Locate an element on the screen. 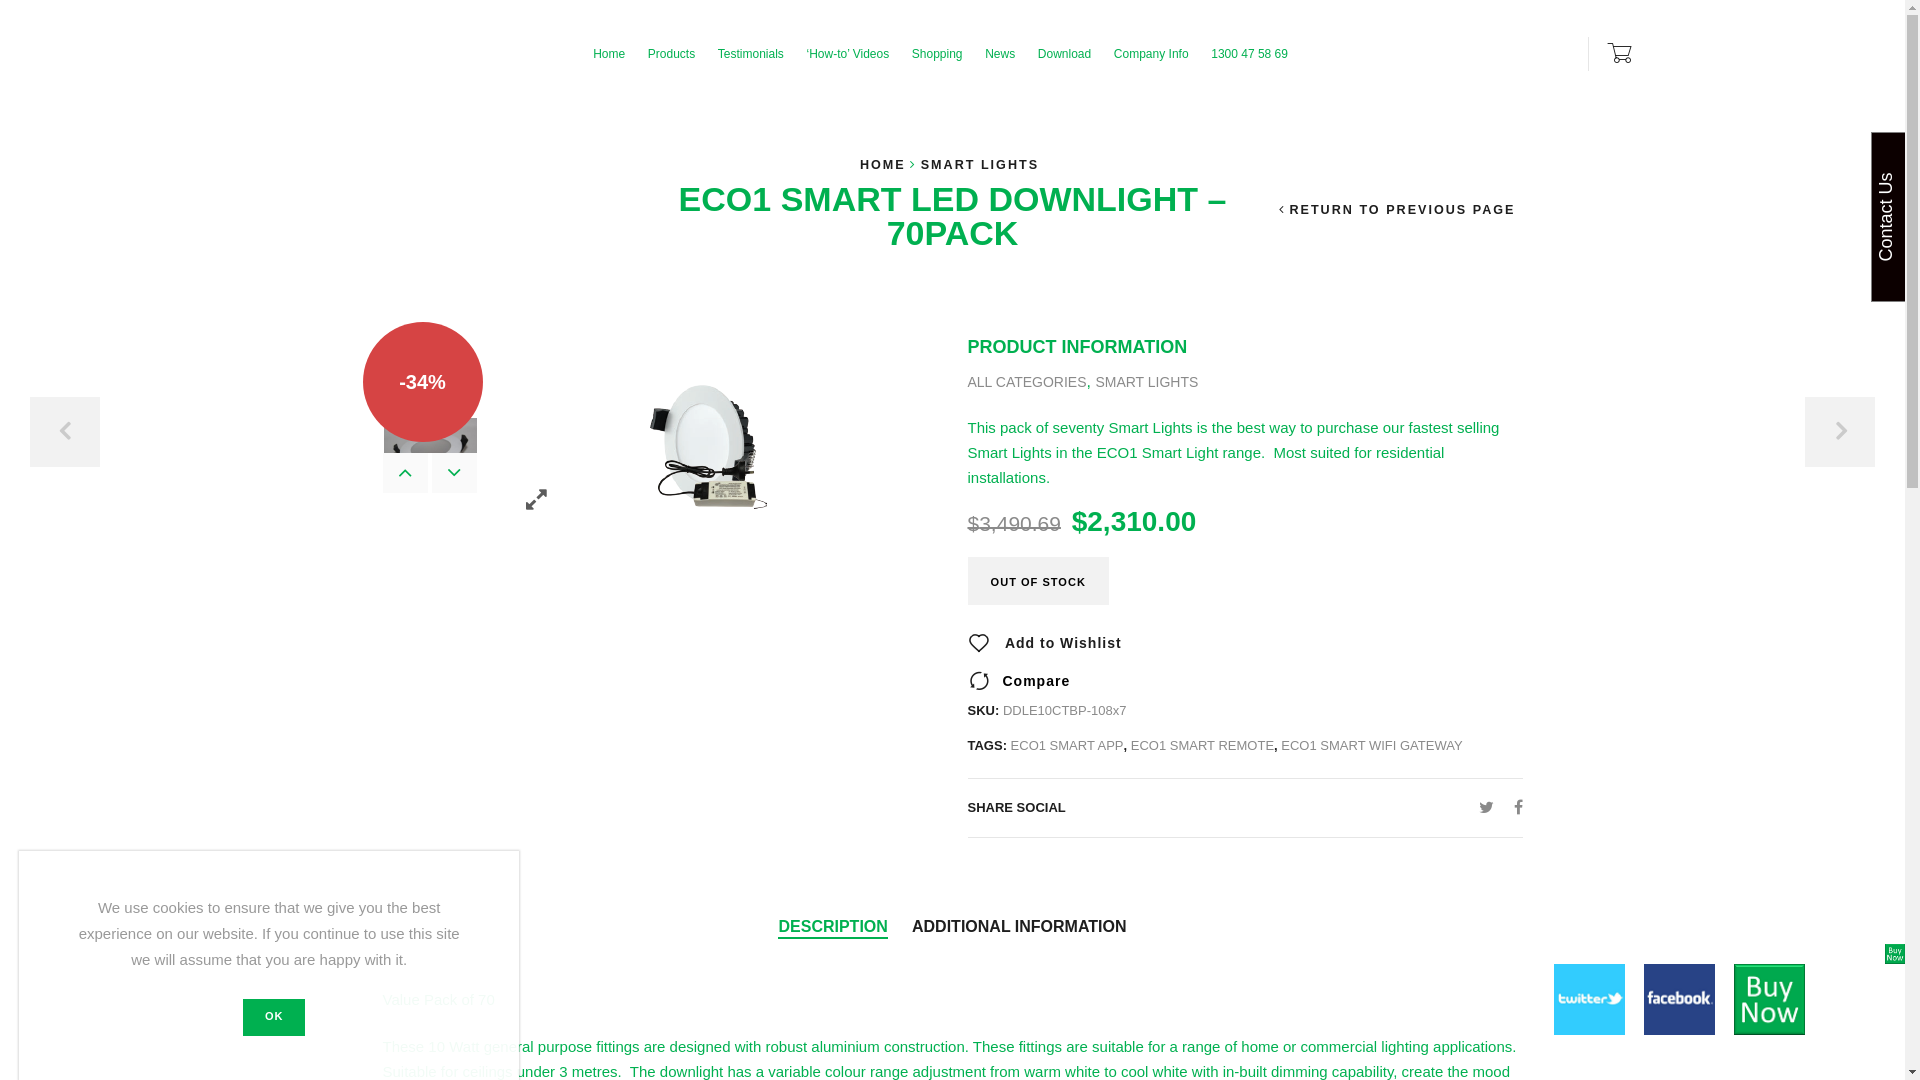 The image size is (1920, 1080). 'Add to Wishlist' is located at coordinates (968, 643).